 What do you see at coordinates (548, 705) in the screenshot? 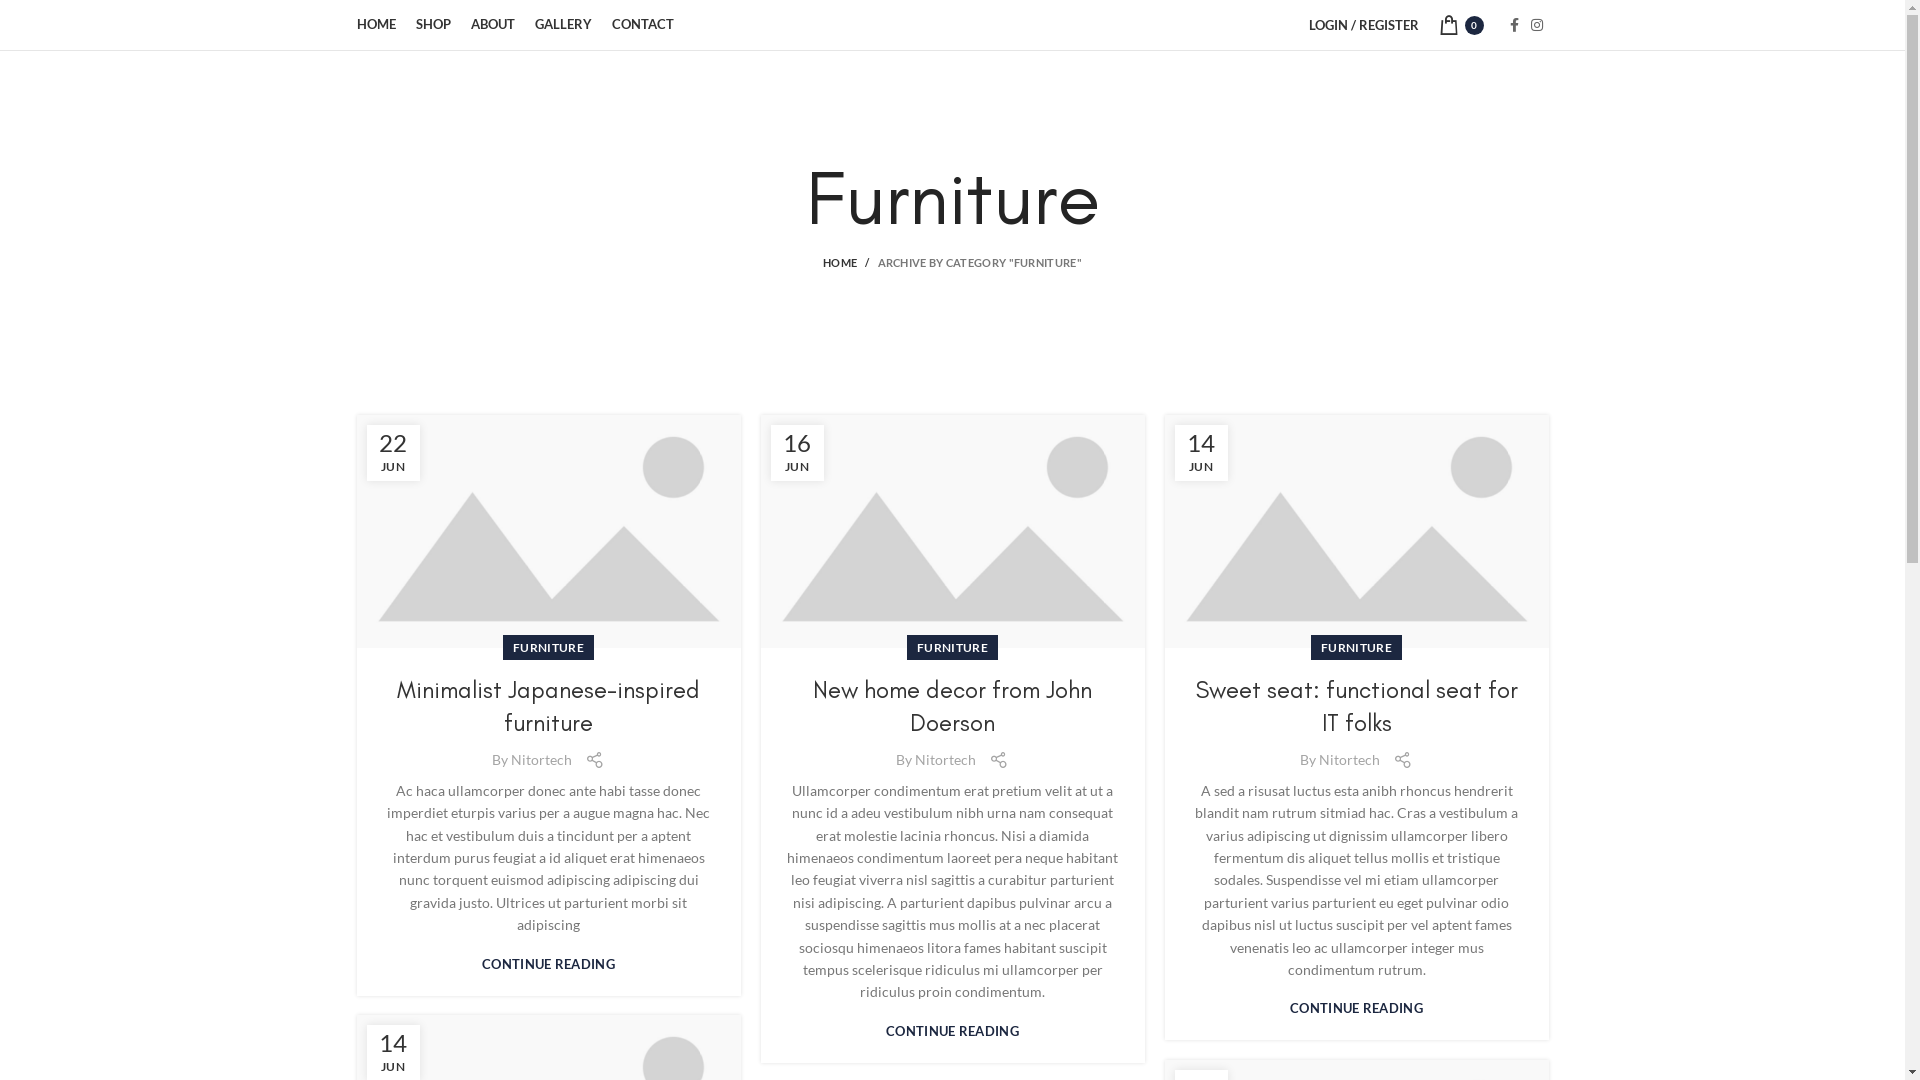
I see `'Minimalist Japanese-inspired furniture'` at bounding box center [548, 705].